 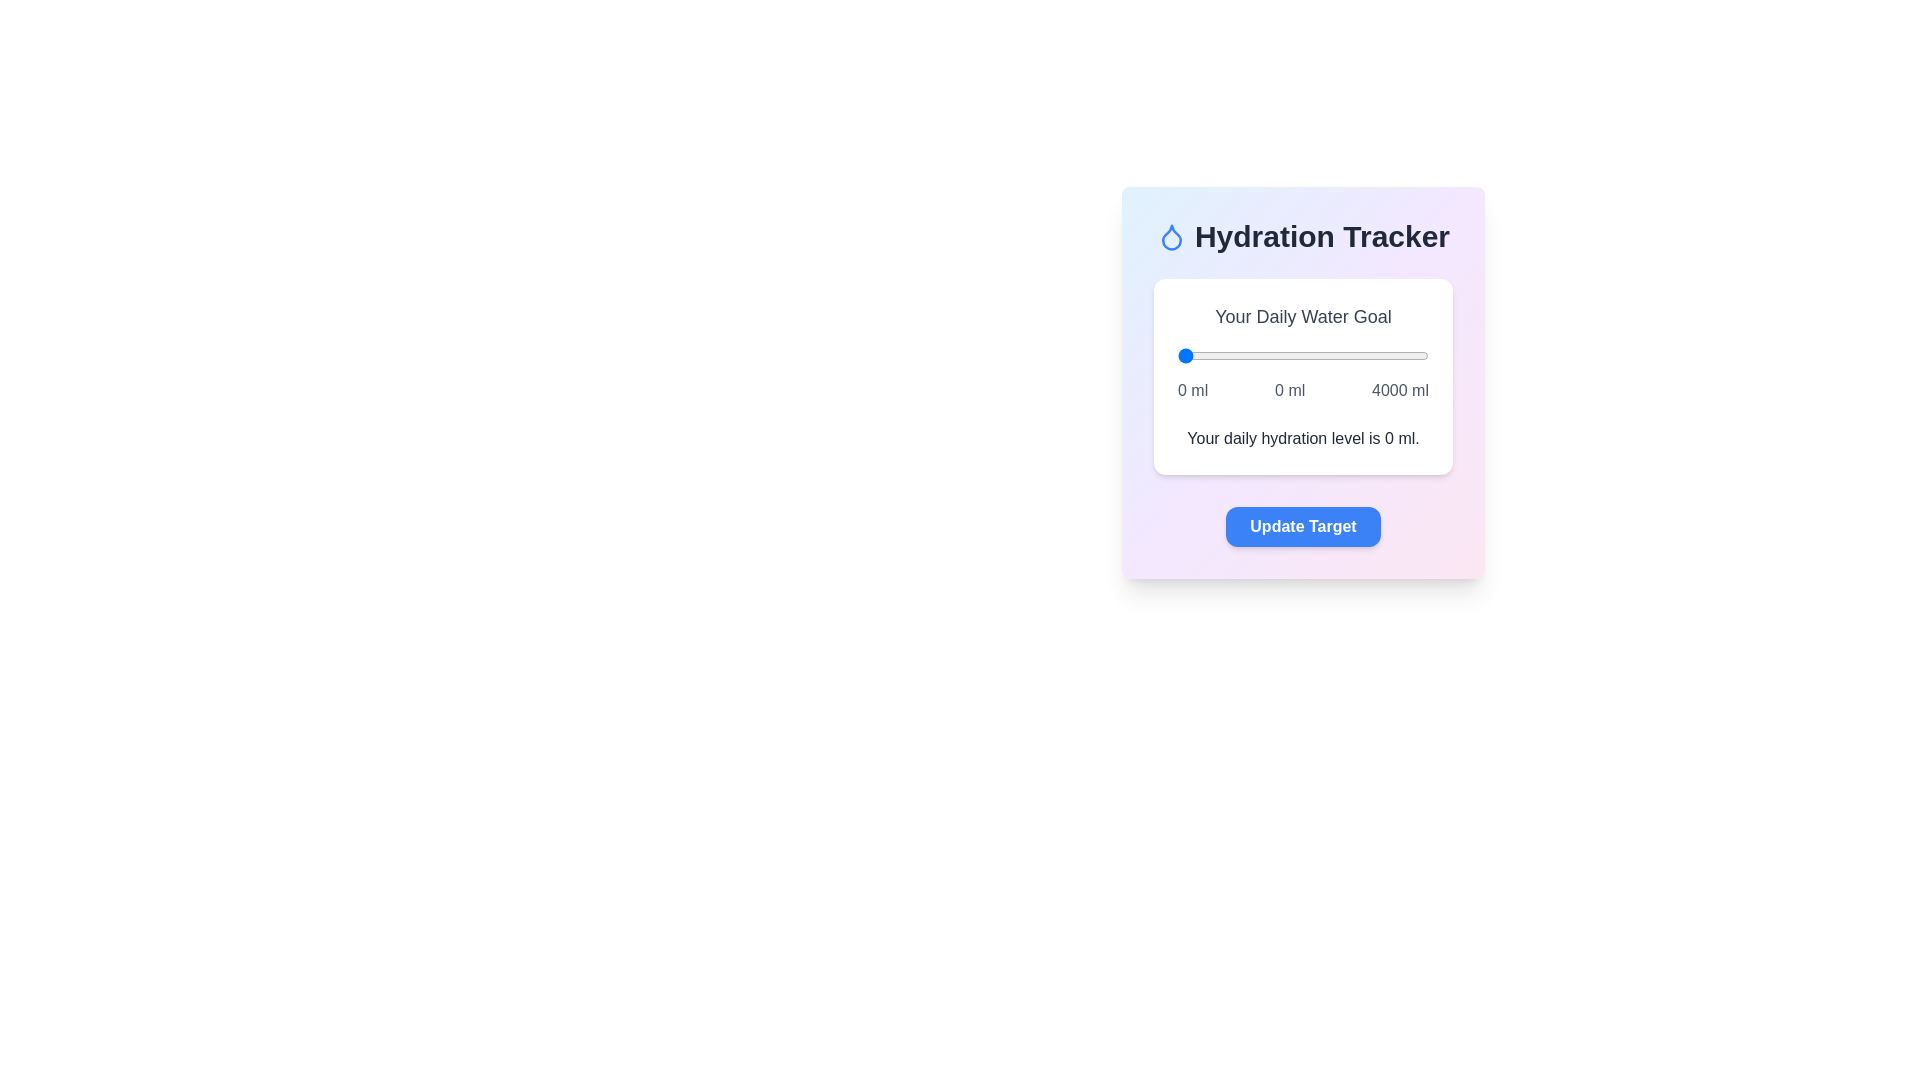 What do you see at coordinates (1196, 354) in the screenshot?
I see `the water intake slider to 290 ml` at bounding box center [1196, 354].